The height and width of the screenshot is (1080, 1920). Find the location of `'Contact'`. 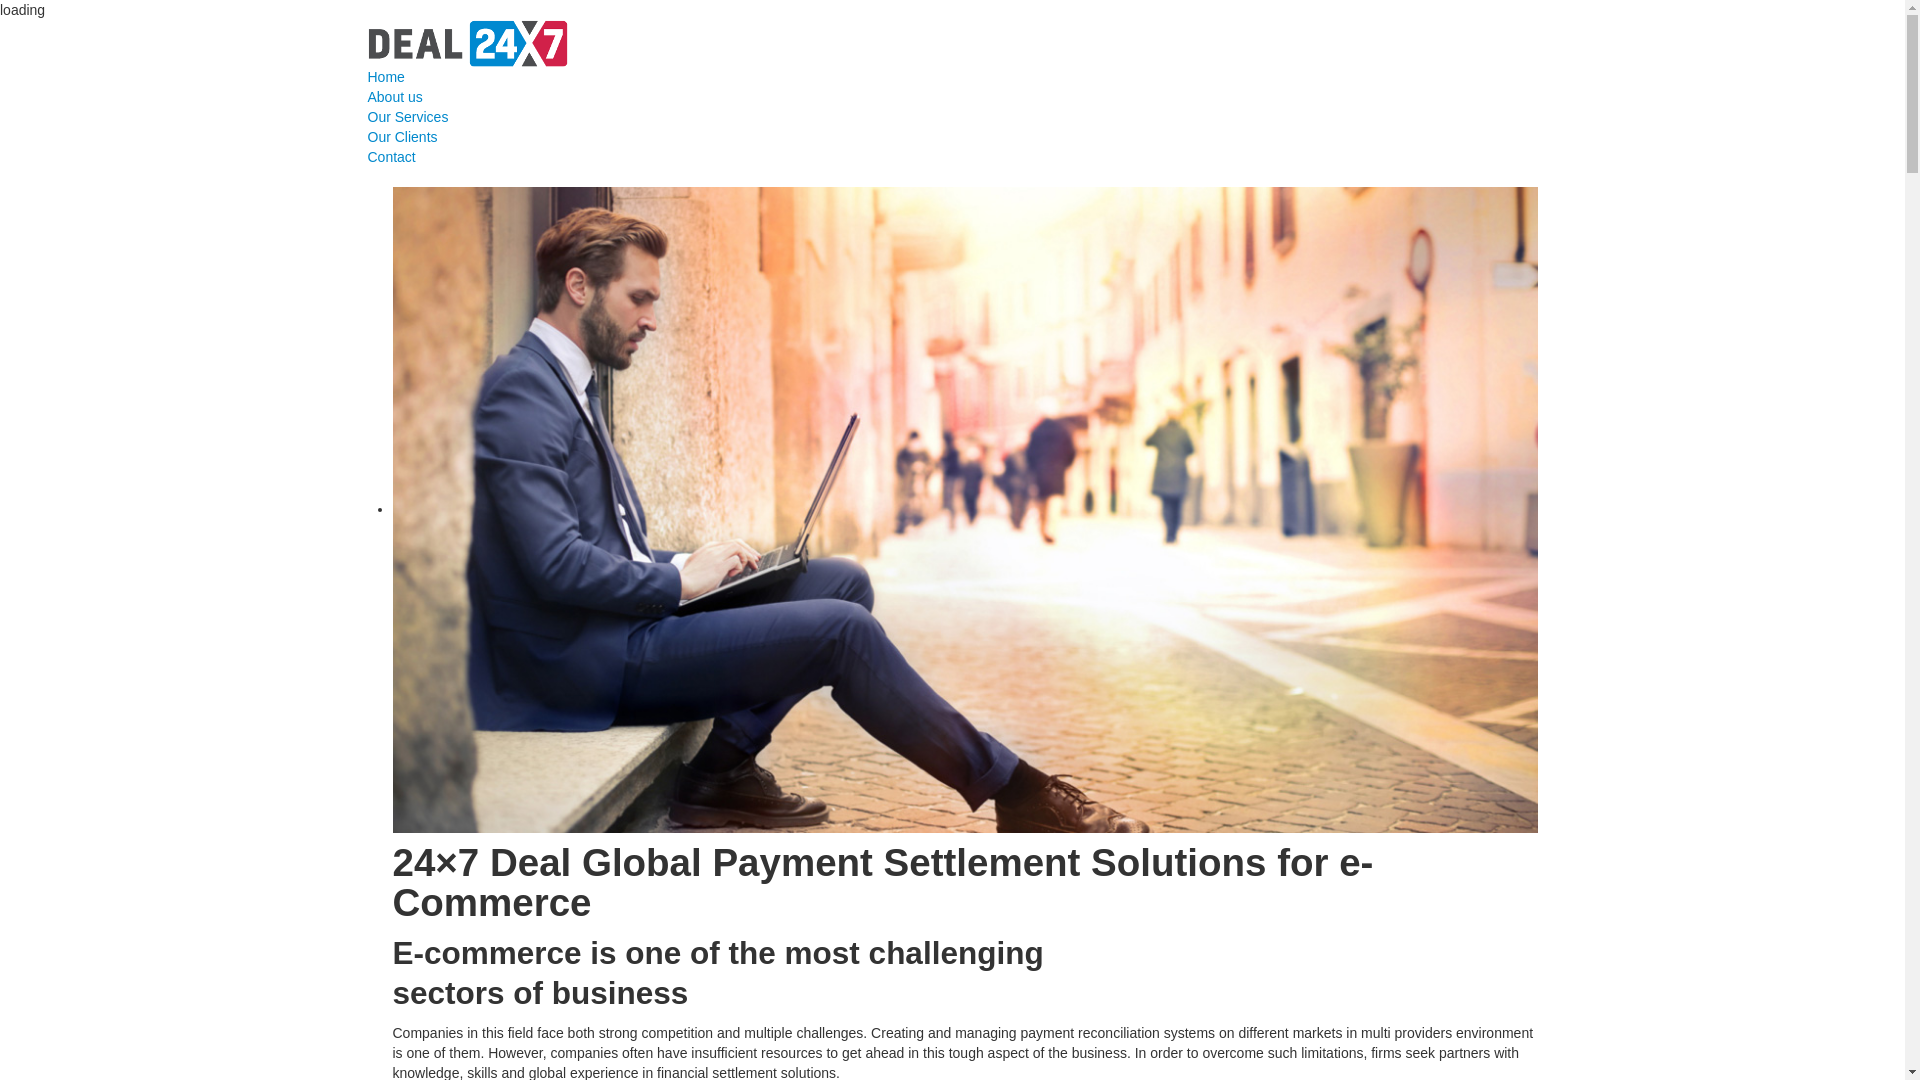

'Contact' is located at coordinates (952, 156).